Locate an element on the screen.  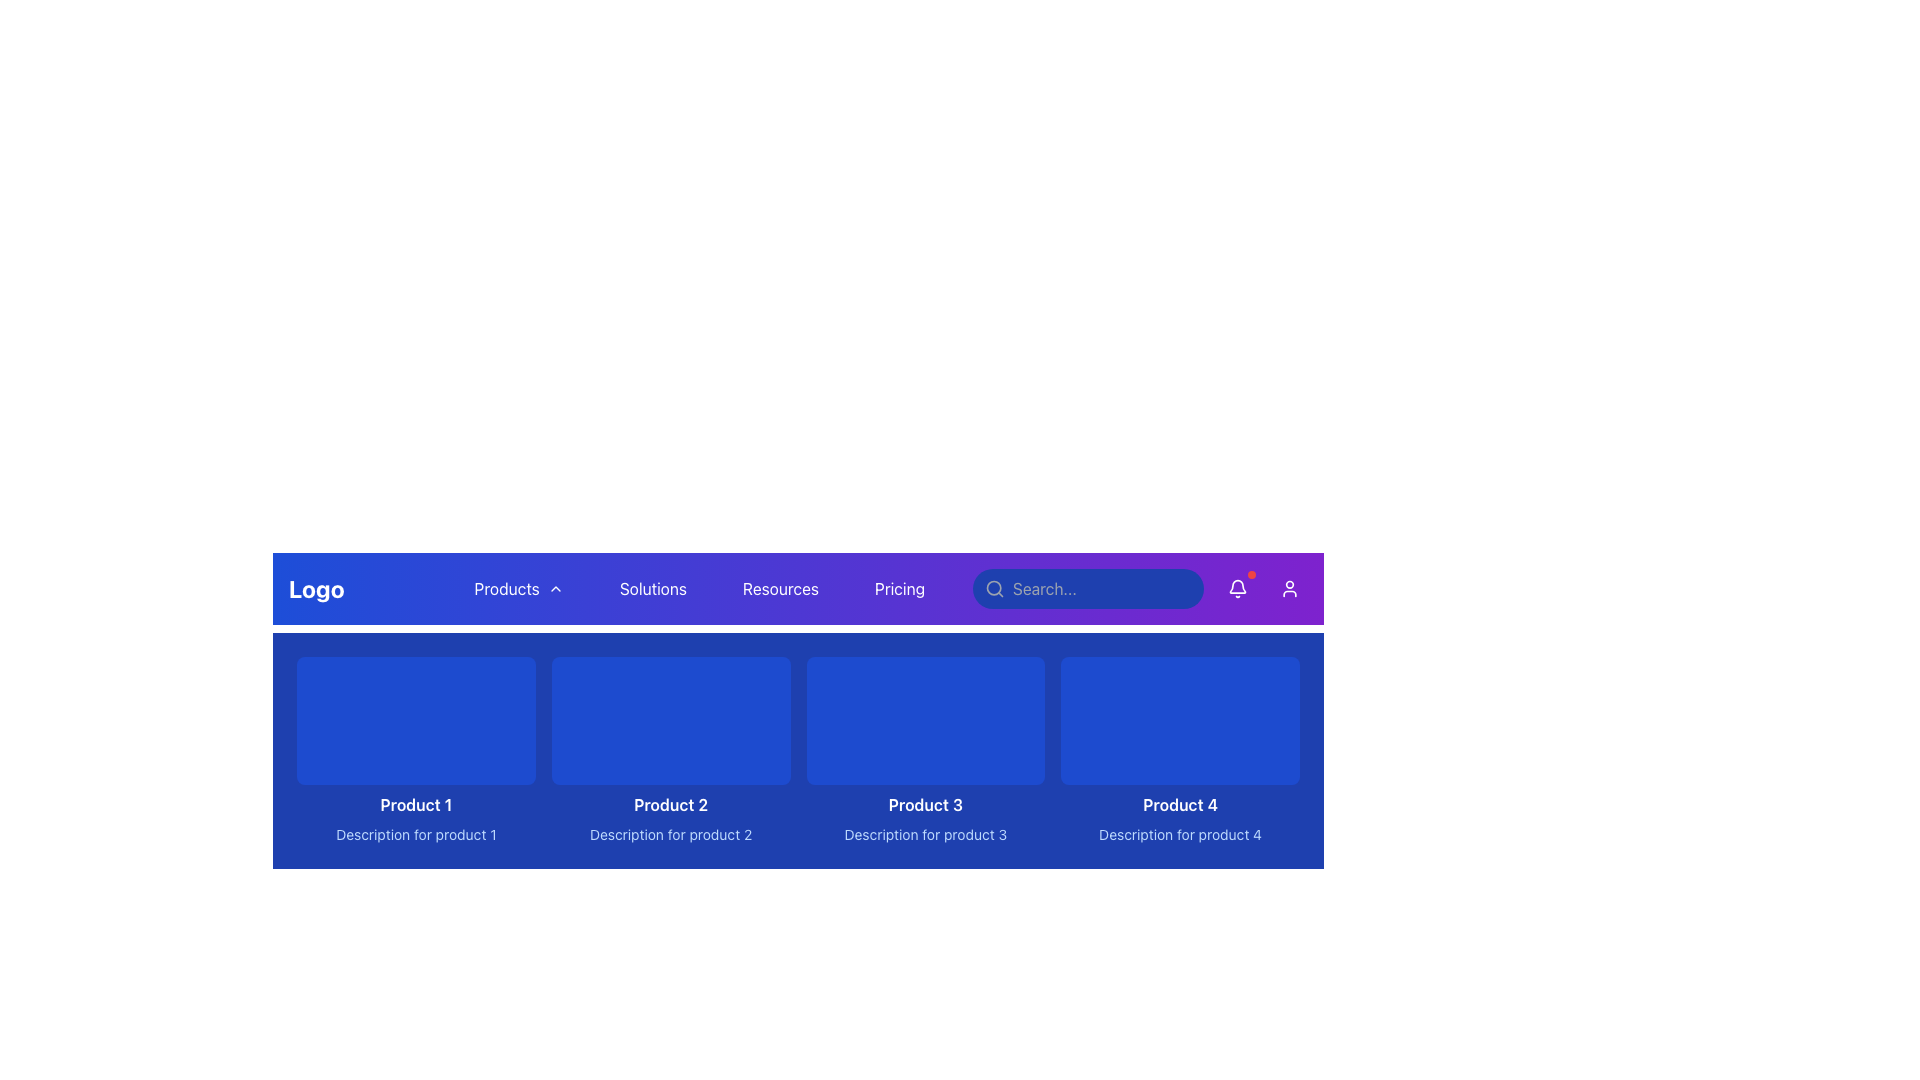
the text label displaying 'Description for product 4', which is a smaller, faint blue text located directly beneath the title 'Product 4' in the fourth product box is located at coordinates (1180, 834).